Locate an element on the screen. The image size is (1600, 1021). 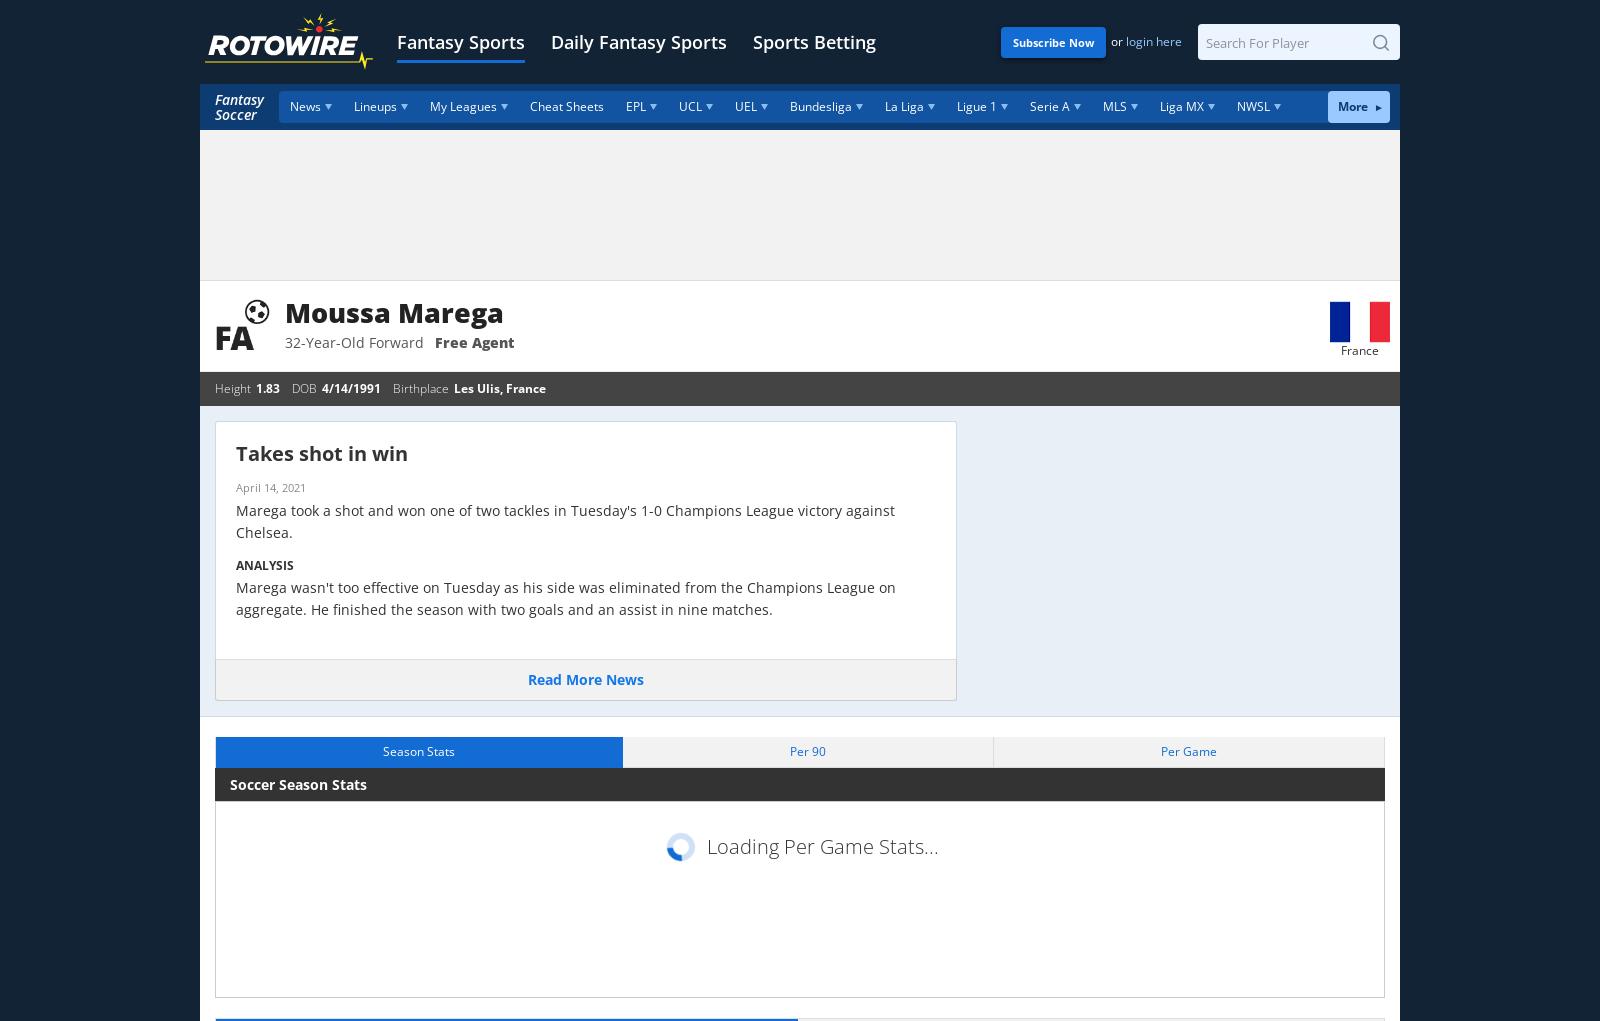
'Read More News' is located at coordinates (585, 679).